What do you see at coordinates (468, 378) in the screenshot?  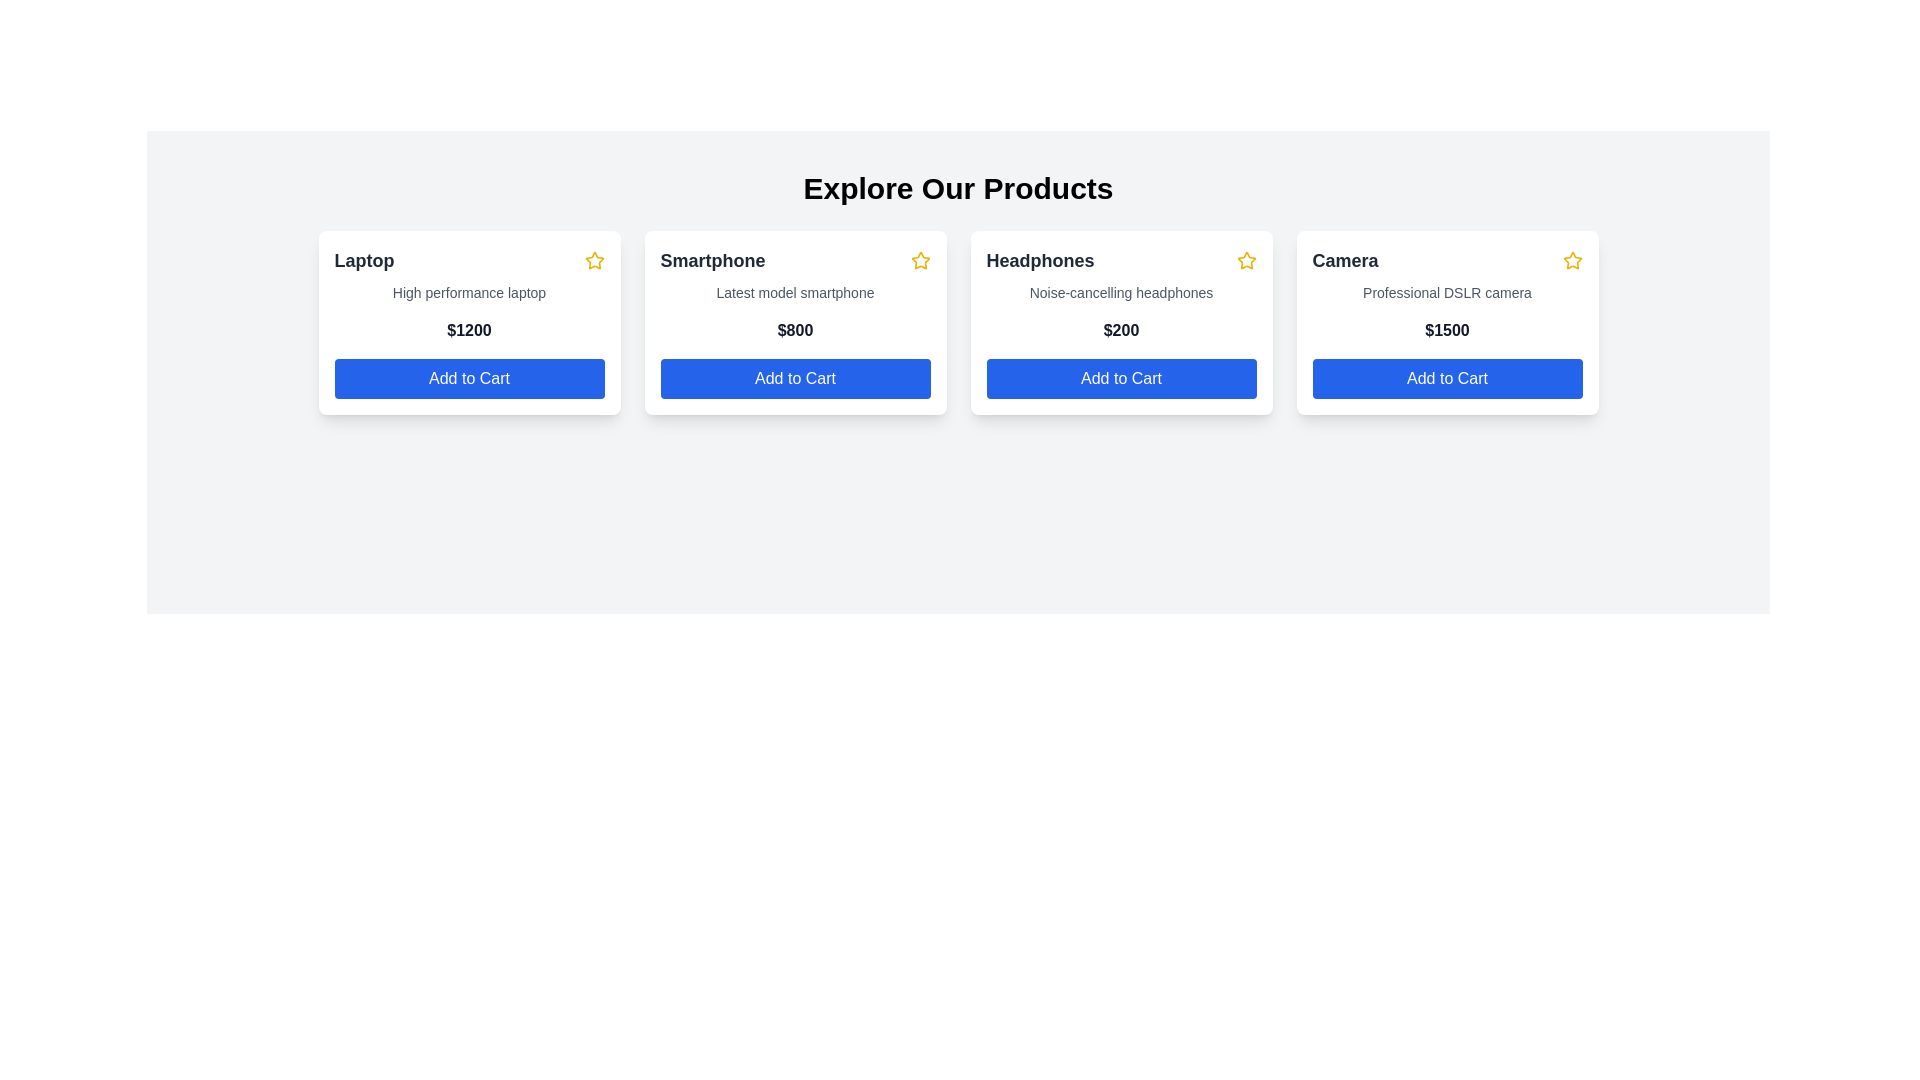 I see `the 'Add to Cart' button located at the bottom of the 'Laptop' product card` at bounding box center [468, 378].